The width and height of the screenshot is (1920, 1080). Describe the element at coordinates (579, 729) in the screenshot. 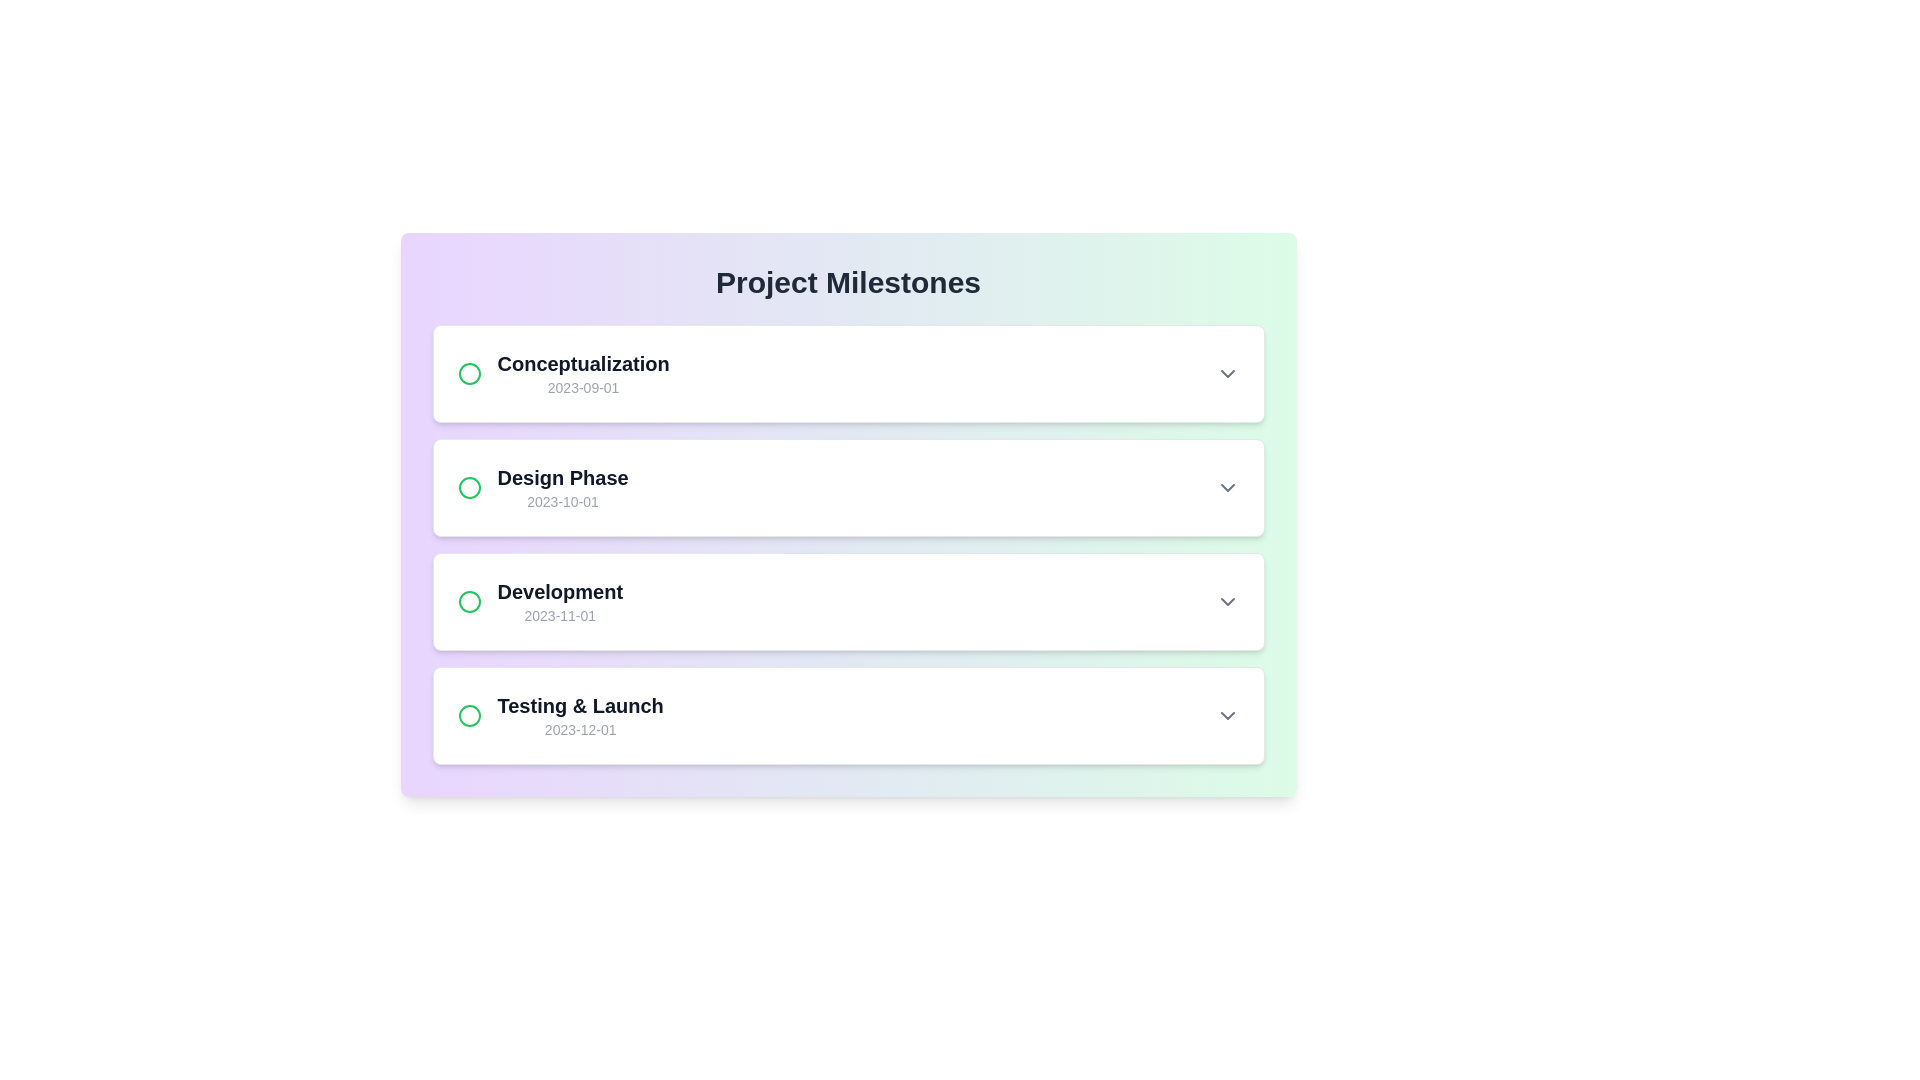

I see `the text label displaying the date '2023-12-01', which is located directly beneath the title 'Testing & Launch' in a grouping box at the bottom of the list` at that location.